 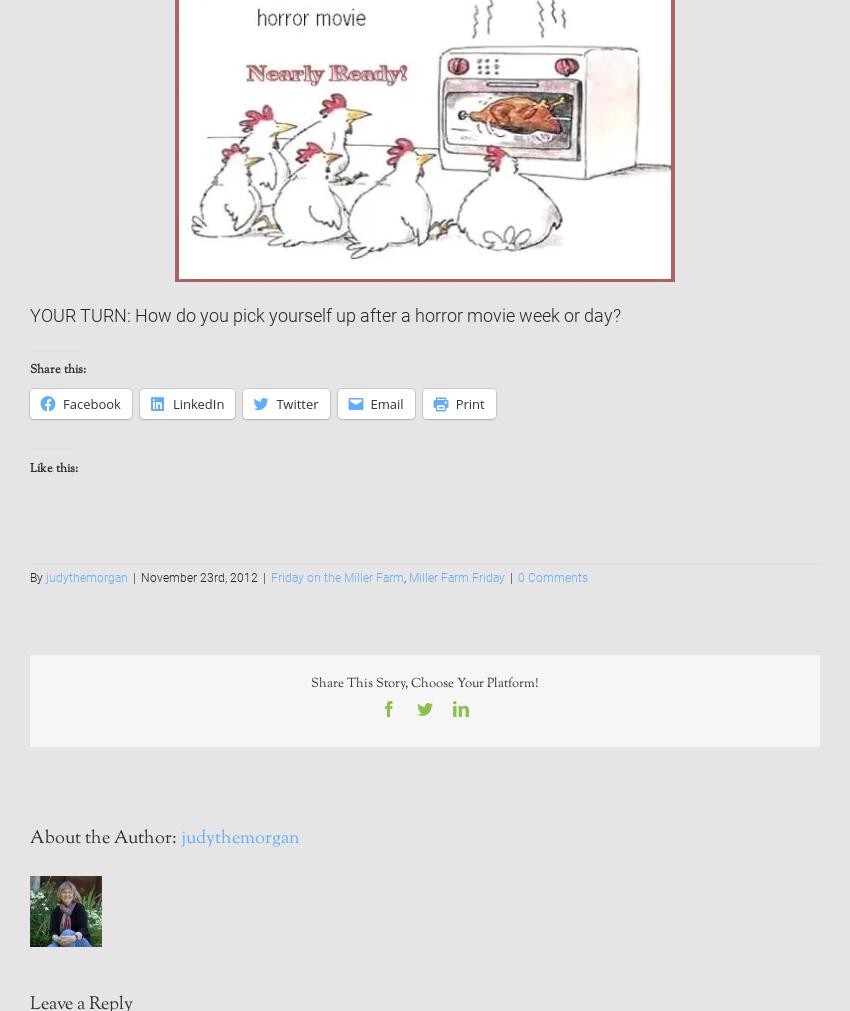 What do you see at coordinates (36, 577) in the screenshot?
I see `'By'` at bounding box center [36, 577].